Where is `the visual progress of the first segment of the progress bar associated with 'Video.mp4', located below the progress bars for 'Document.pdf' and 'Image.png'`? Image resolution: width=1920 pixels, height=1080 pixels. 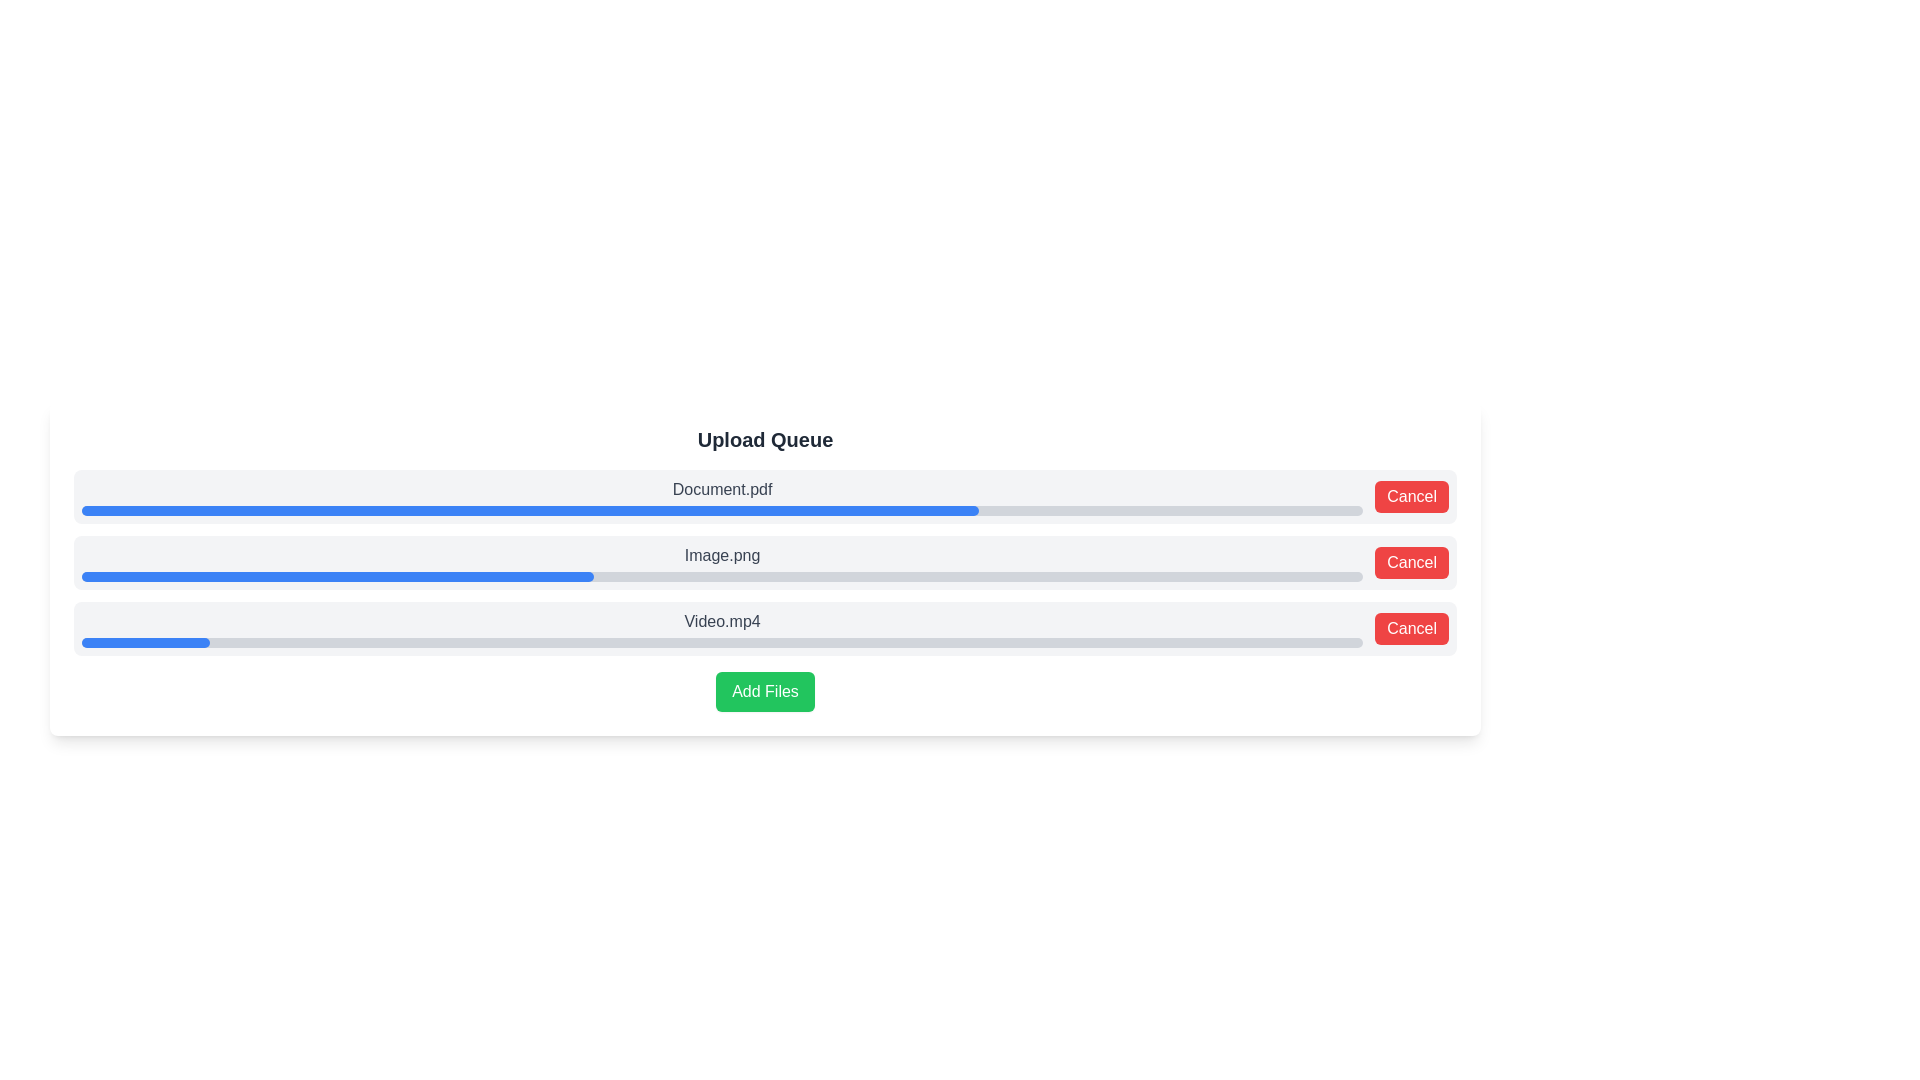
the visual progress of the first segment of the progress bar associated with 'Video.mp4', located below the progress bars for 'Document.pdf' and 'Image.png' is located at coordinates (145, 643).